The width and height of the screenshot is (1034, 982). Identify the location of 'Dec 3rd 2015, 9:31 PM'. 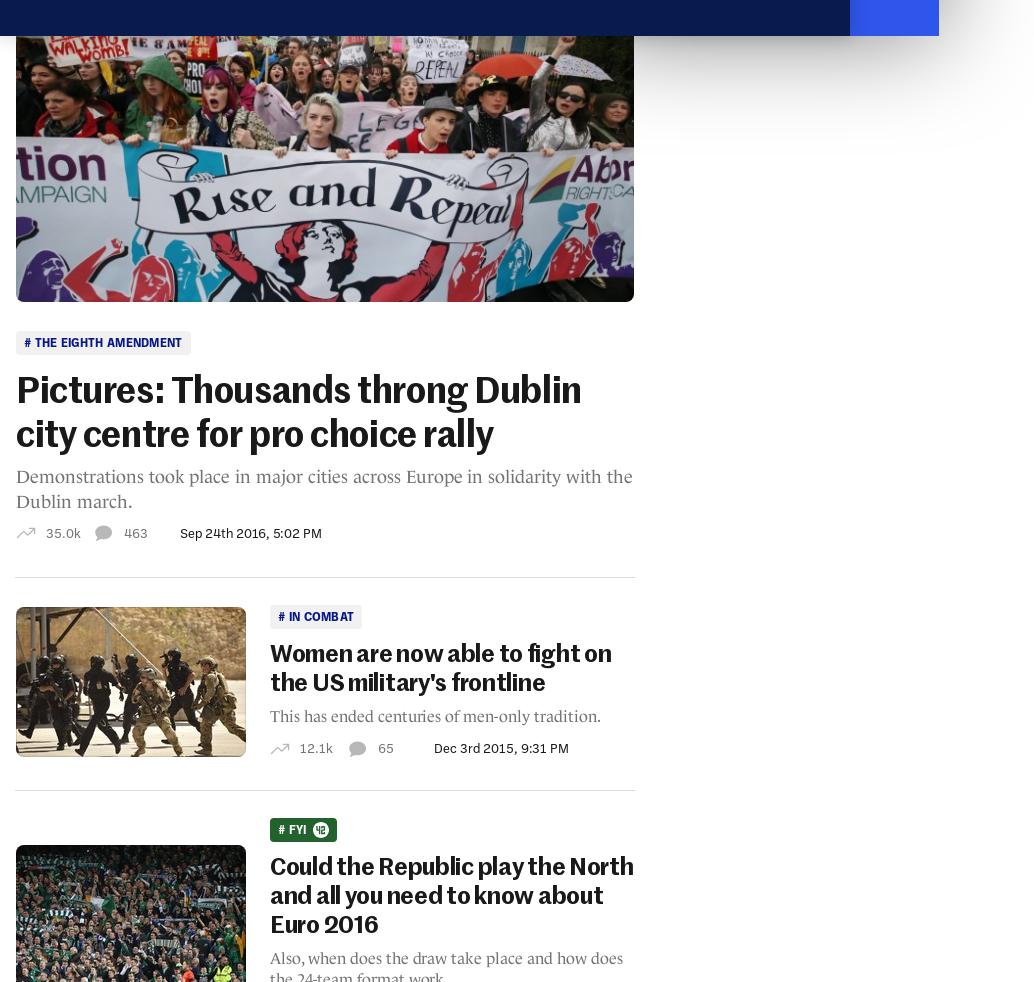
(500, 747).